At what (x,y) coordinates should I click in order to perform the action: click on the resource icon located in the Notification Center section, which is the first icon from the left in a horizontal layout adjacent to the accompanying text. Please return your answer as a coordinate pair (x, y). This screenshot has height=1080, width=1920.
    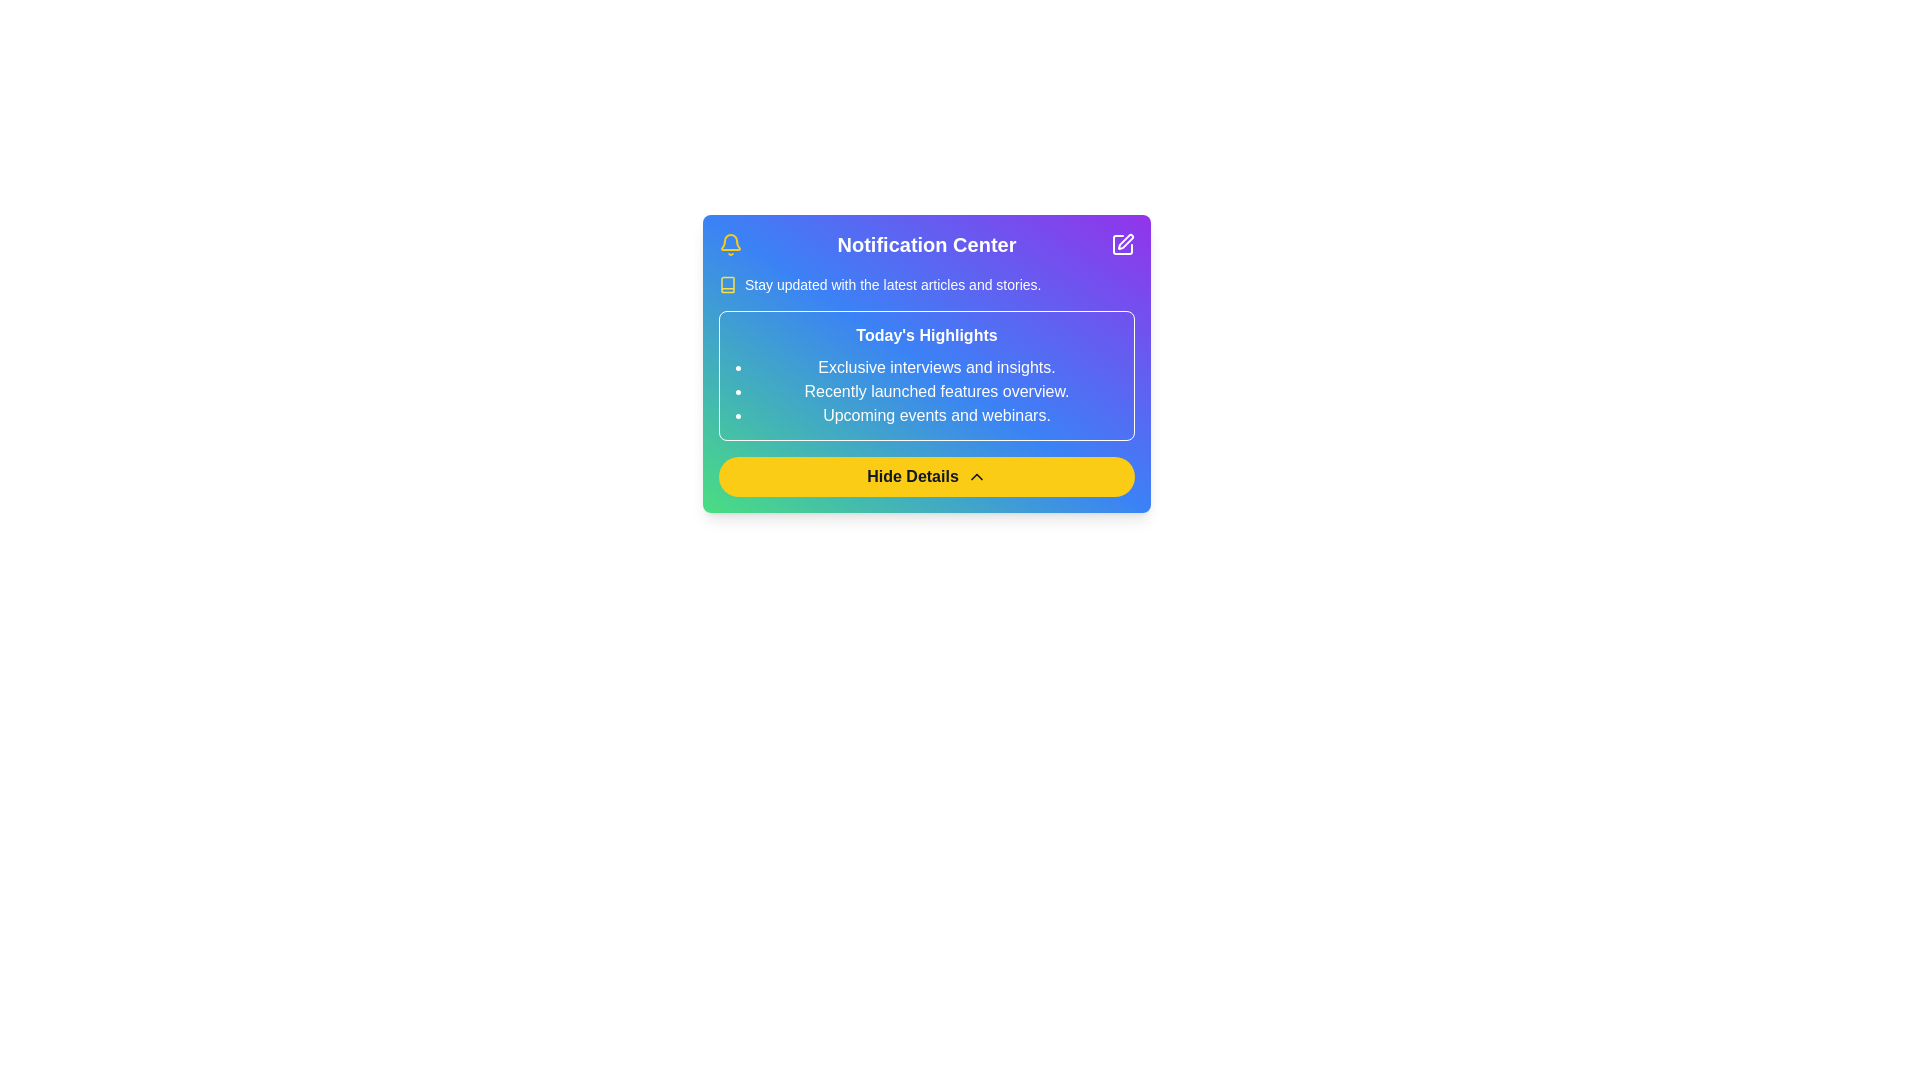
    Looking at the image, I should click on (727, 285).